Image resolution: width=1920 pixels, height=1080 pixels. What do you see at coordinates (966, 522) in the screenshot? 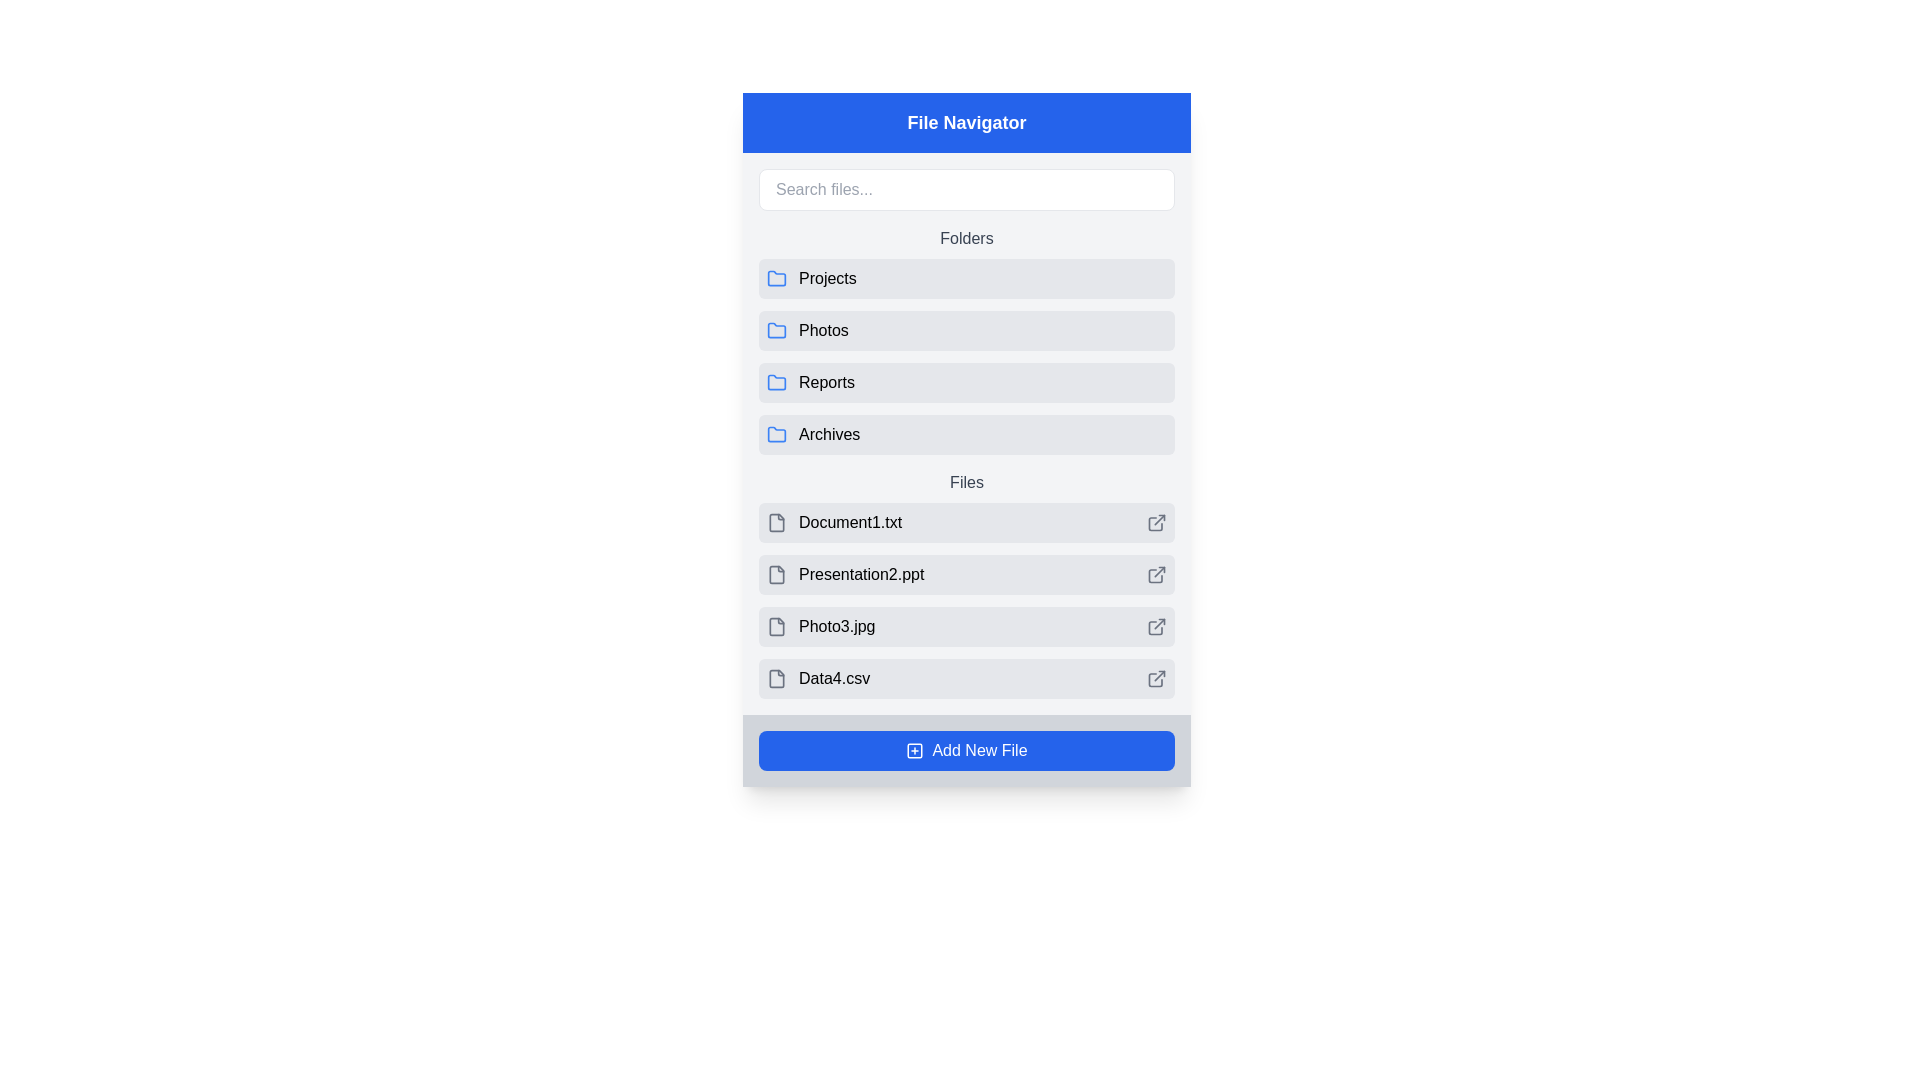
I see `the first selectable file entry labeled 'Document1.txt'` at bounding box center [966, 522].